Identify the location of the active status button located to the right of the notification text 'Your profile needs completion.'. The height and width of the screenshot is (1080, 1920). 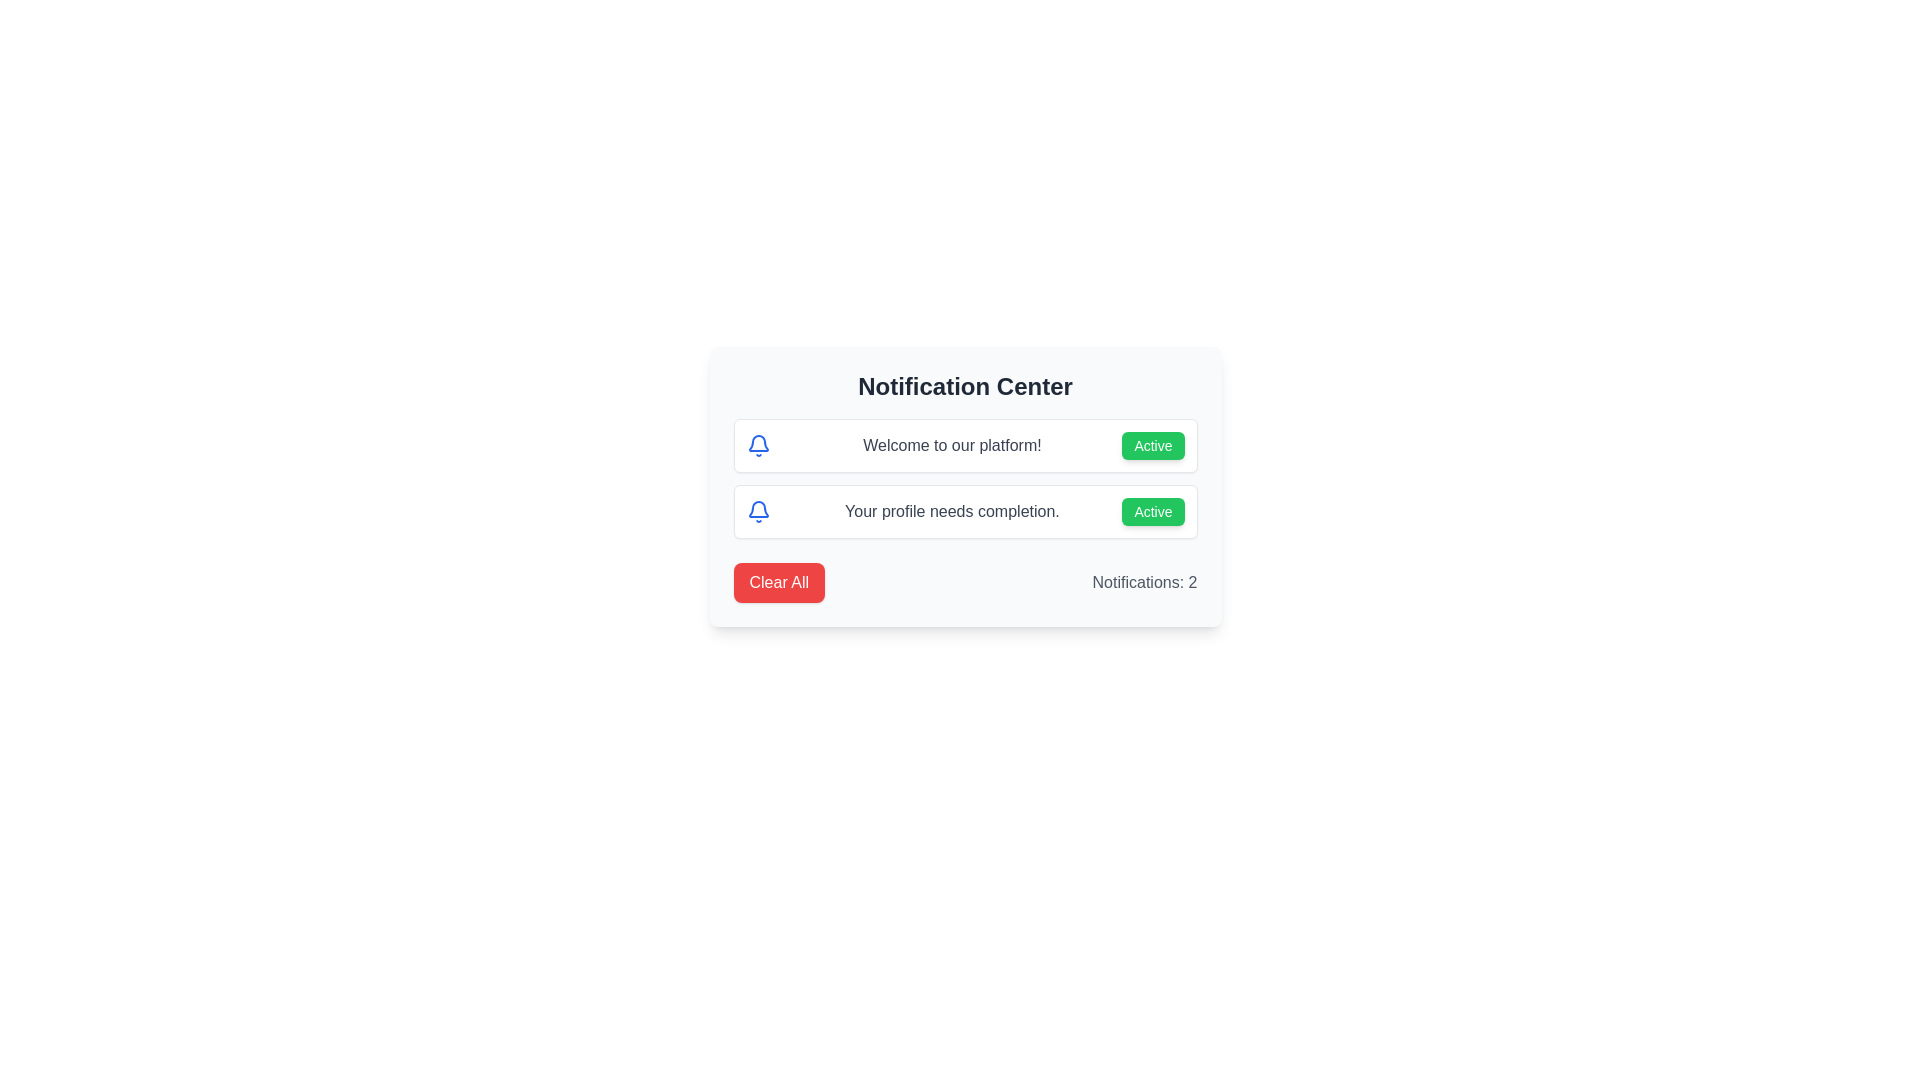
(1153, 511).